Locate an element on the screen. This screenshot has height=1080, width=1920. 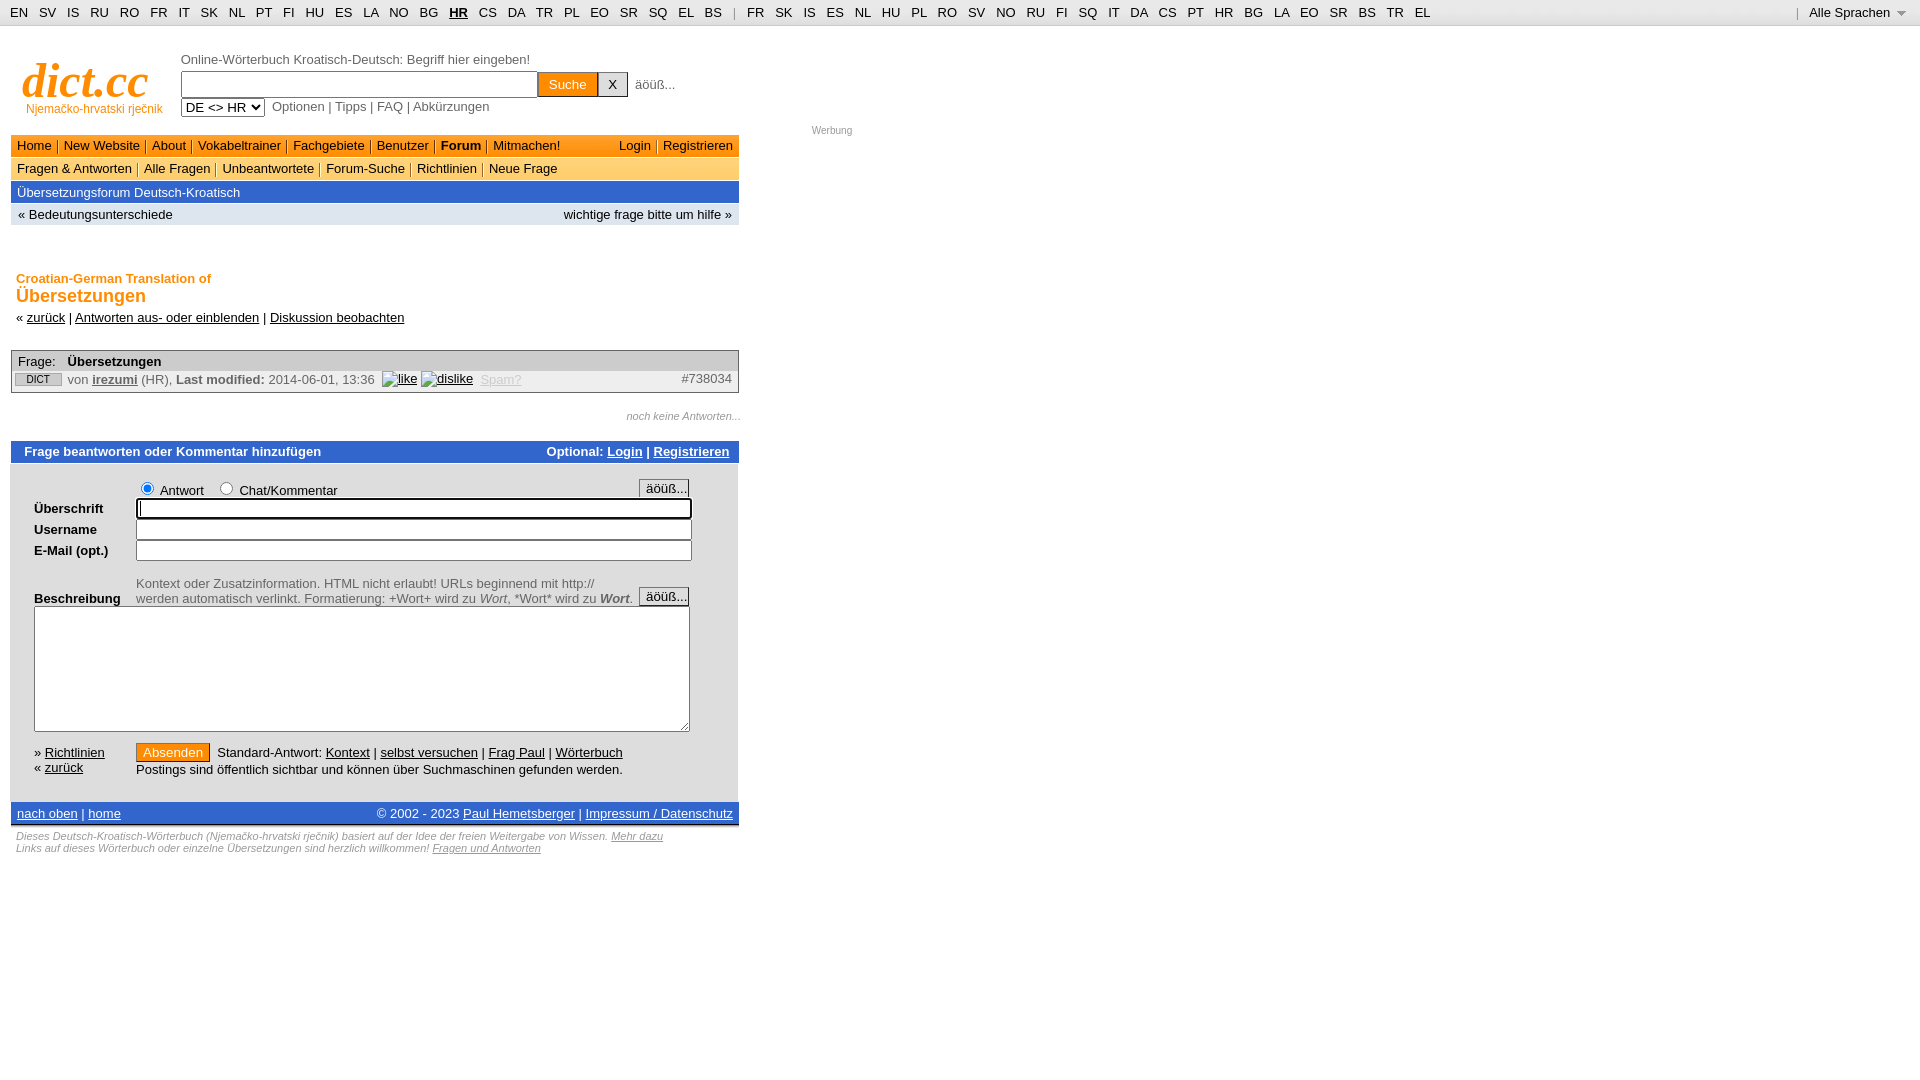
'PT' is located at coordinates (263, 12).